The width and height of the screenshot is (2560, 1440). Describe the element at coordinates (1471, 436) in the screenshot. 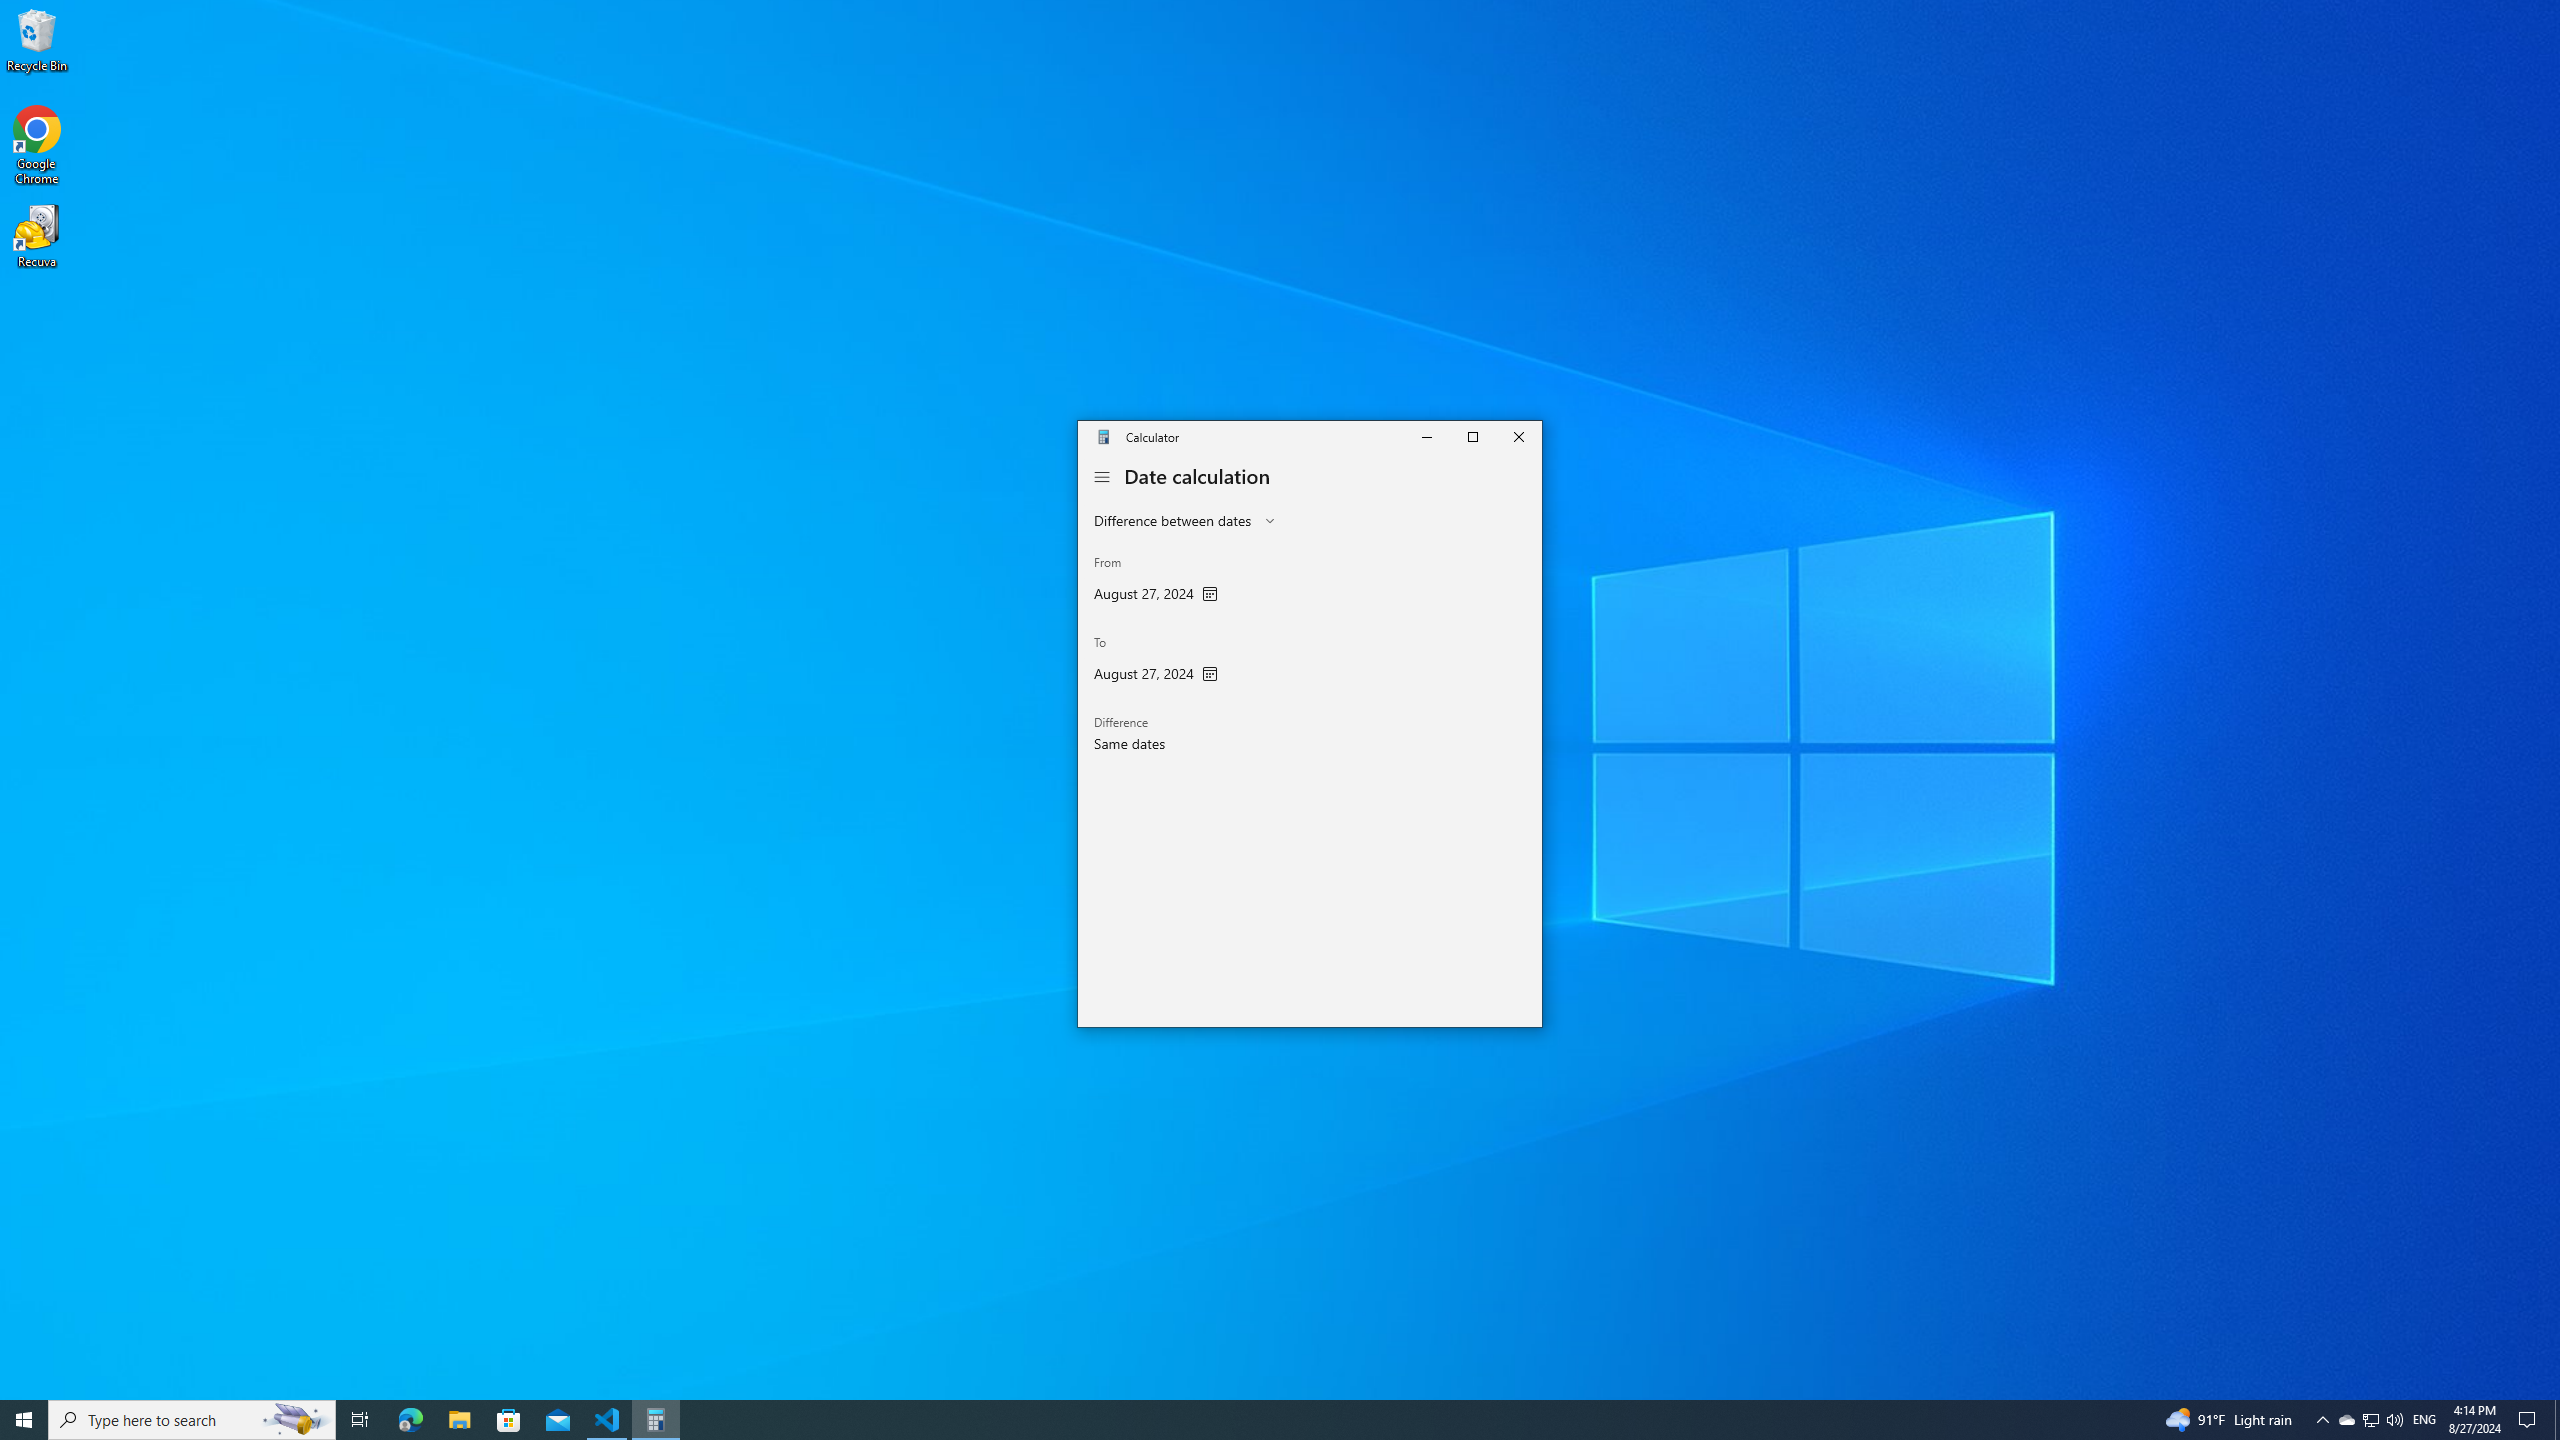

I see `'Maximize Calculator'` at that location.